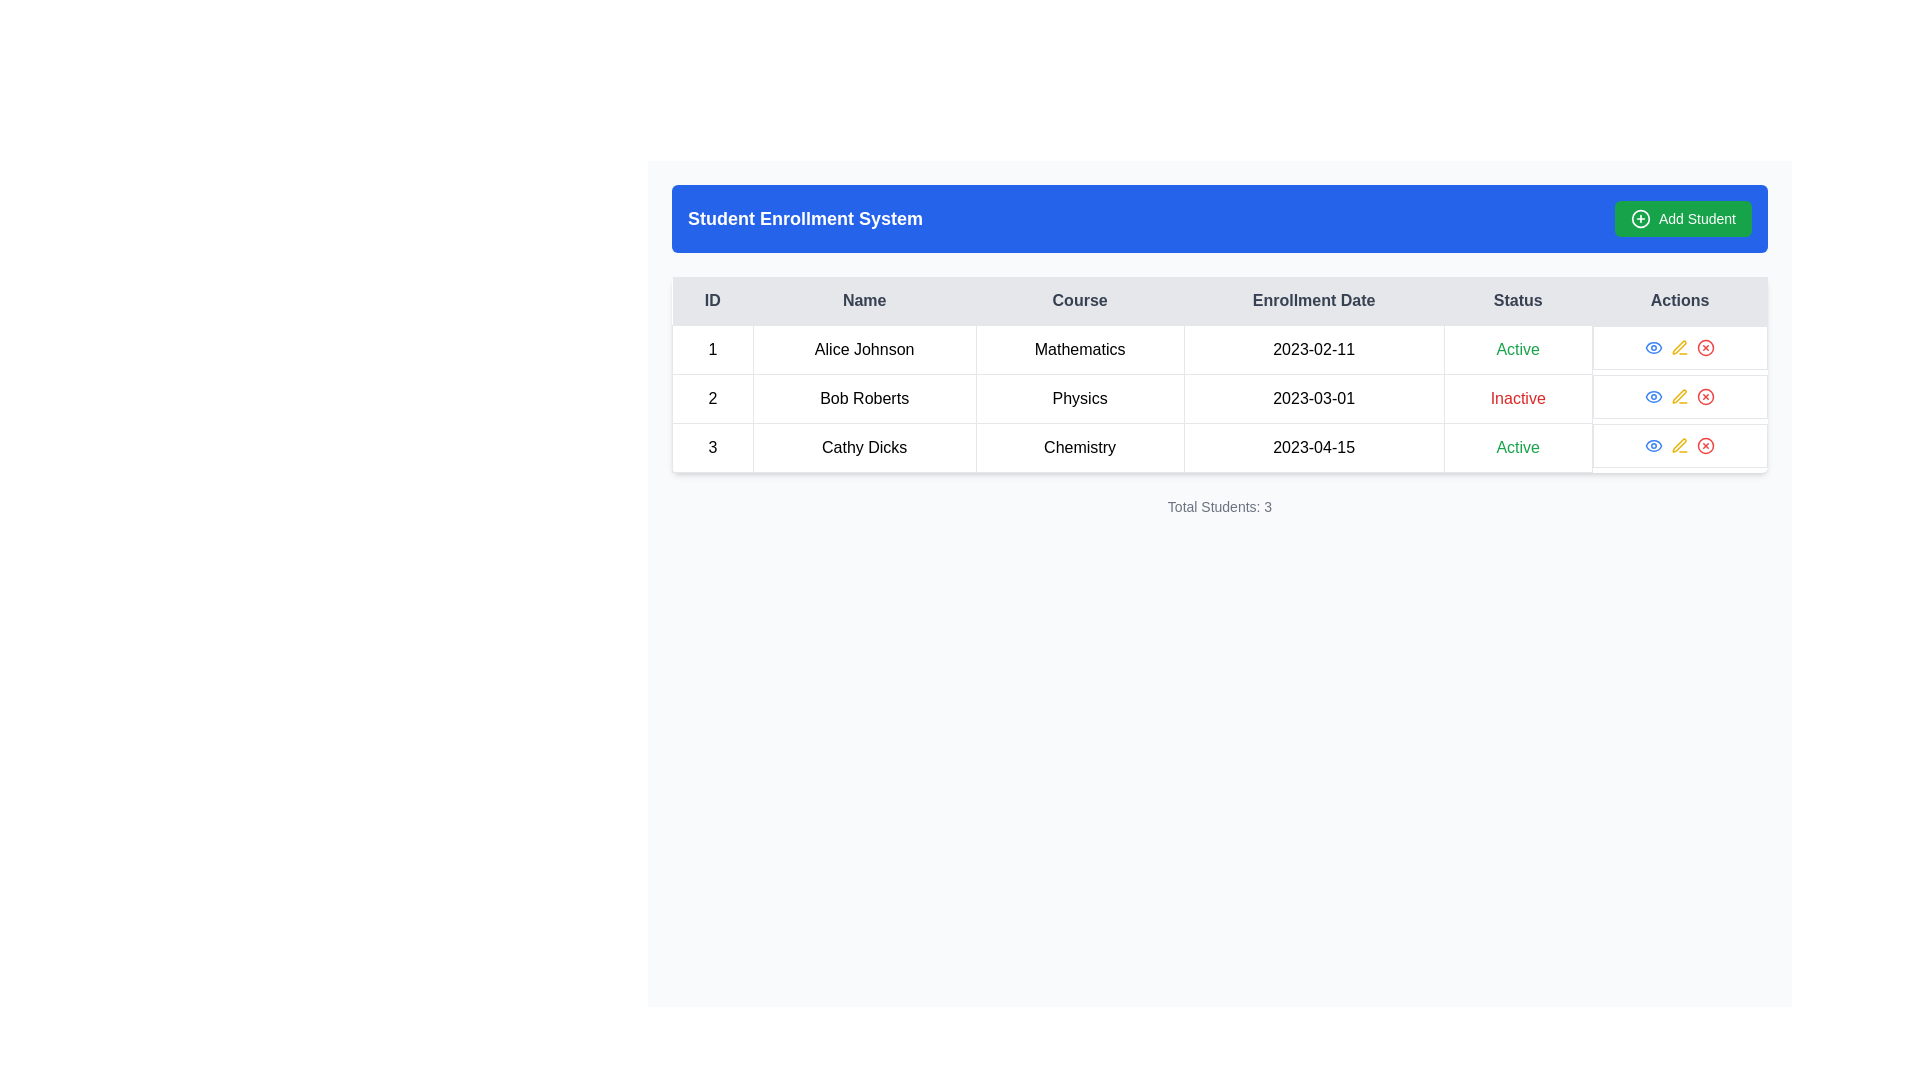 Image resolution: width=1920 pixels, height=1080 pixels. Describe the element at coordinates (864, 446) in the screenshot. I see `to select the table cell displaying the text 'Cathy Dicks' located in the third row, second column of the data table` at that location.